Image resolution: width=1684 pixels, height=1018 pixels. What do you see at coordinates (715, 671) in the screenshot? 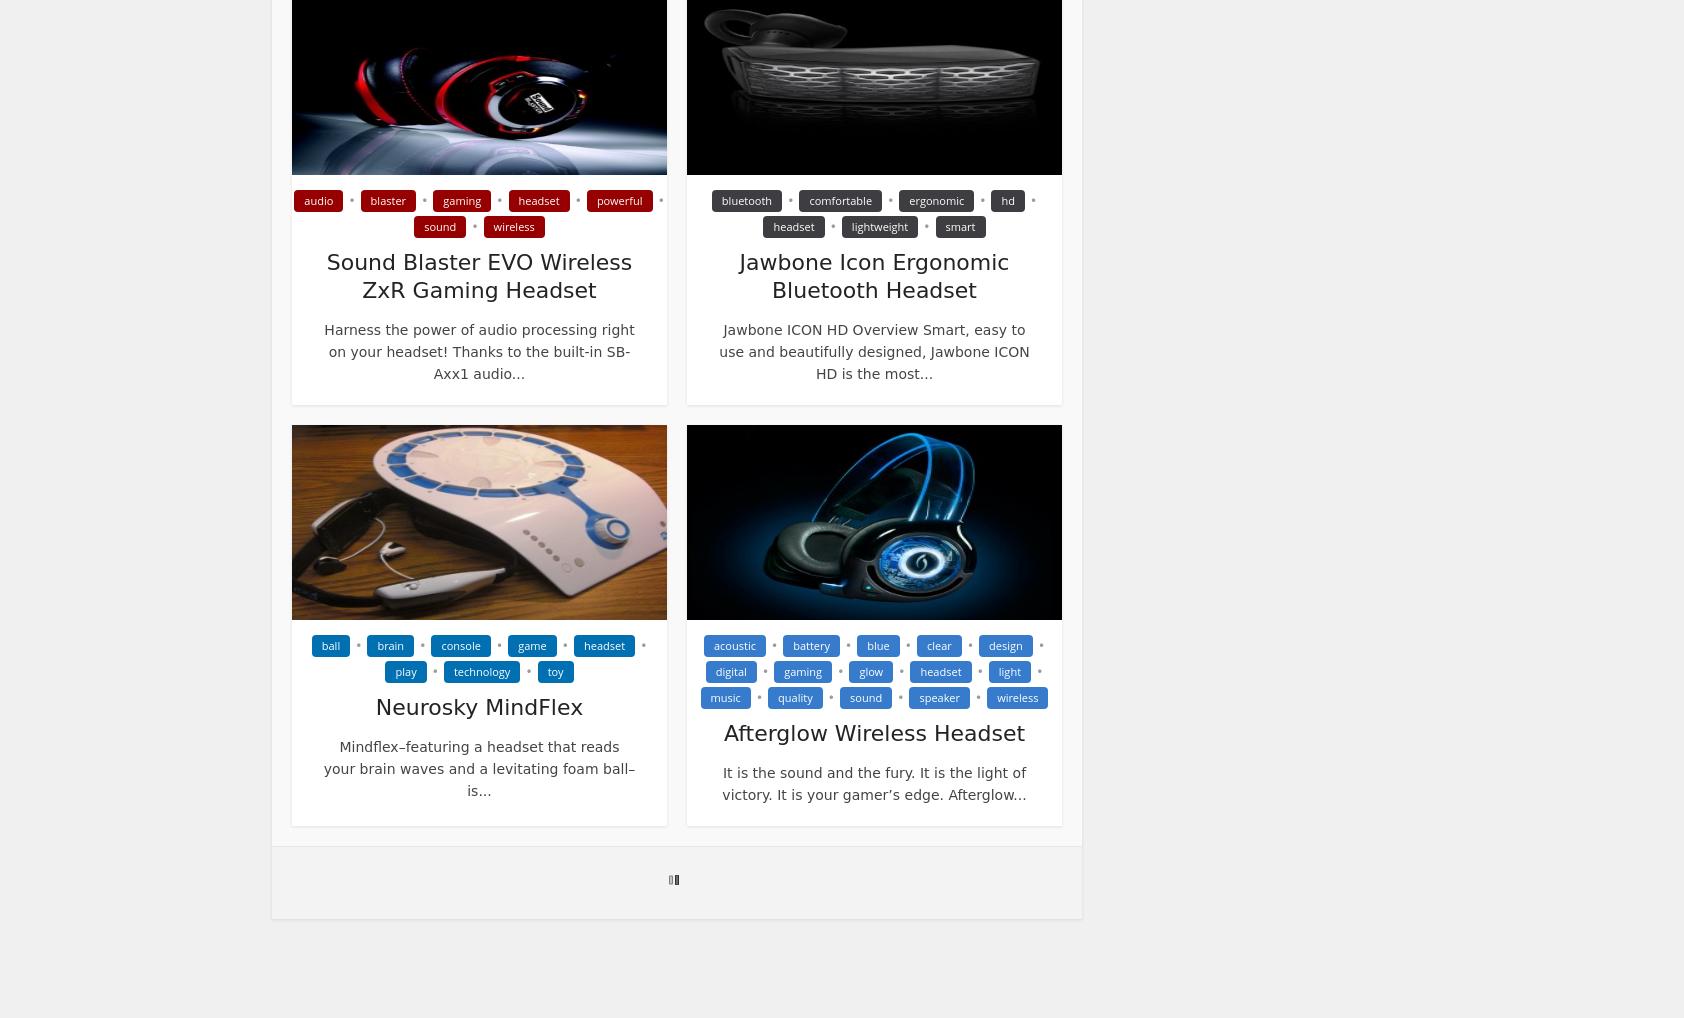
I see `'digital'` at bounding box center [715, 671].